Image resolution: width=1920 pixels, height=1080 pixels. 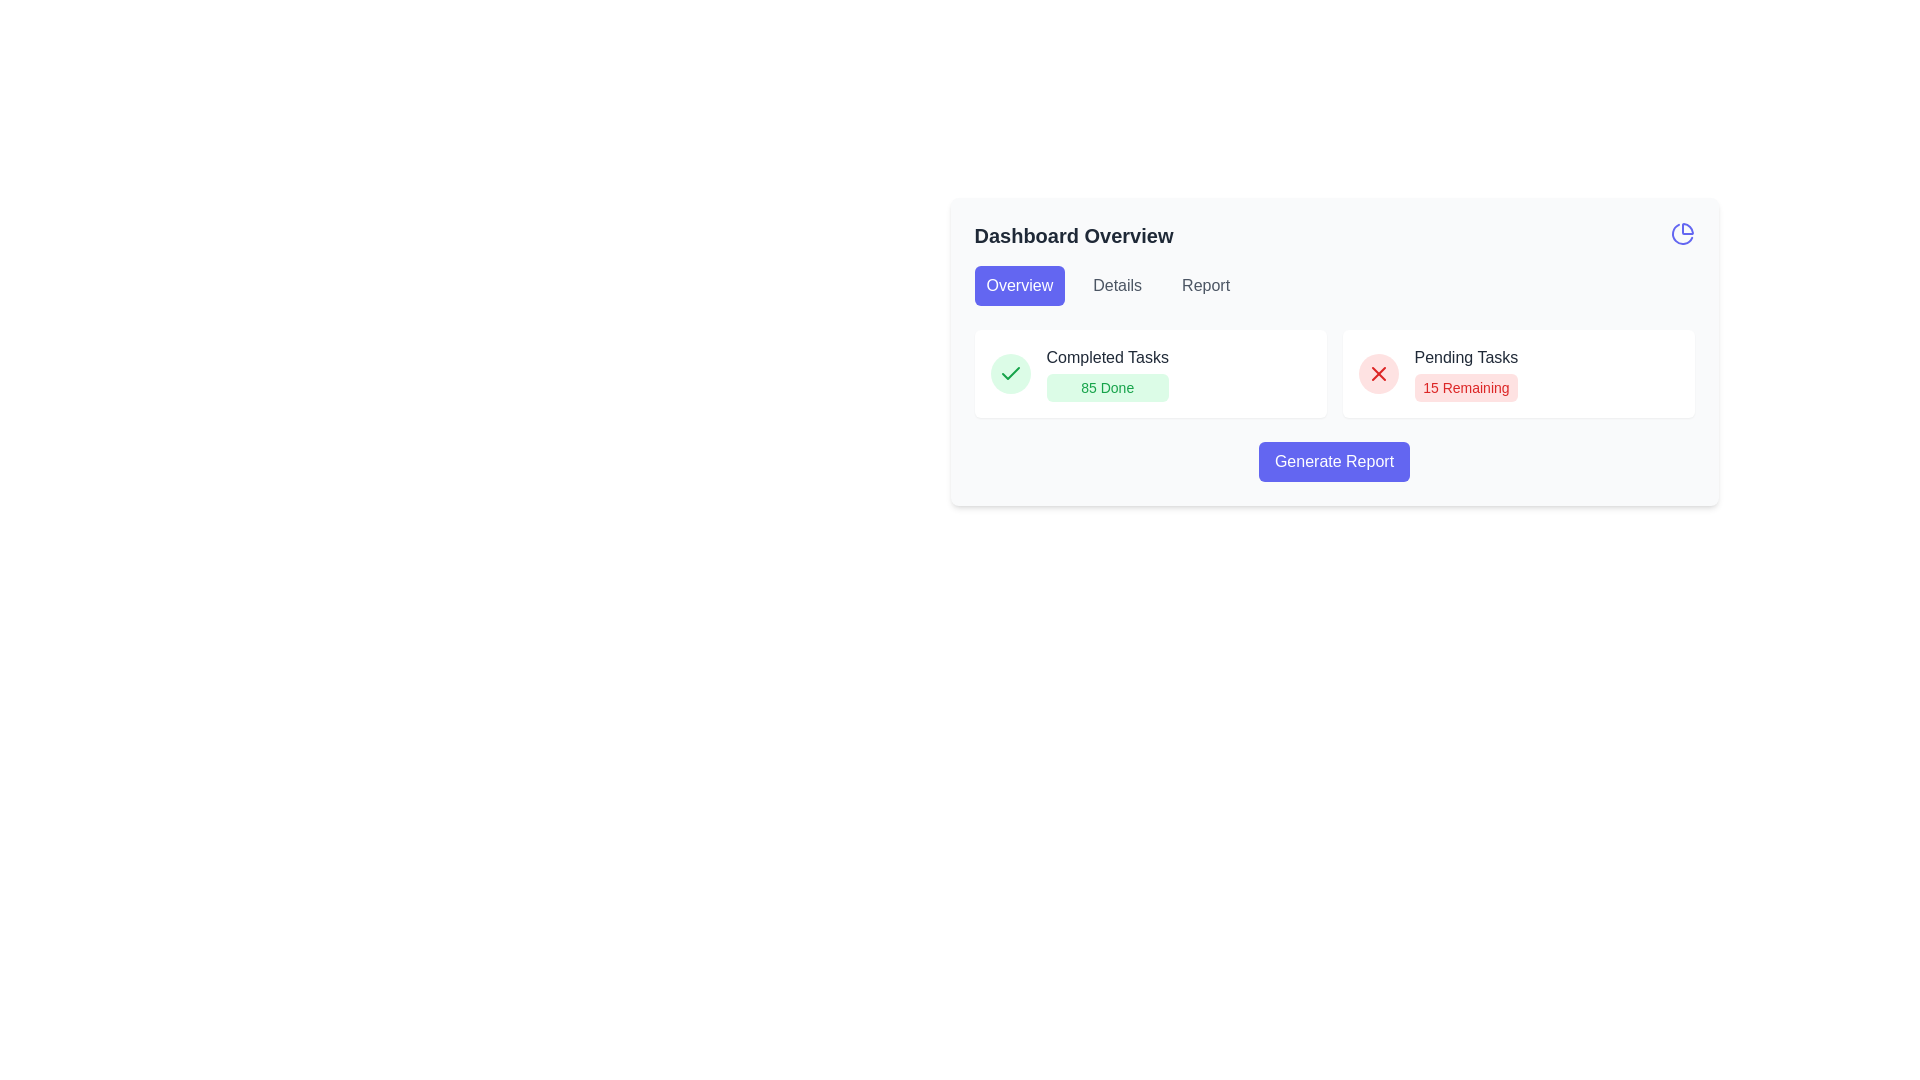 I want to click on the error icon located in the top-right corner of the 'Pending Tasks' card, next to the text '15 Remaining', so click(x=1377, y=374).